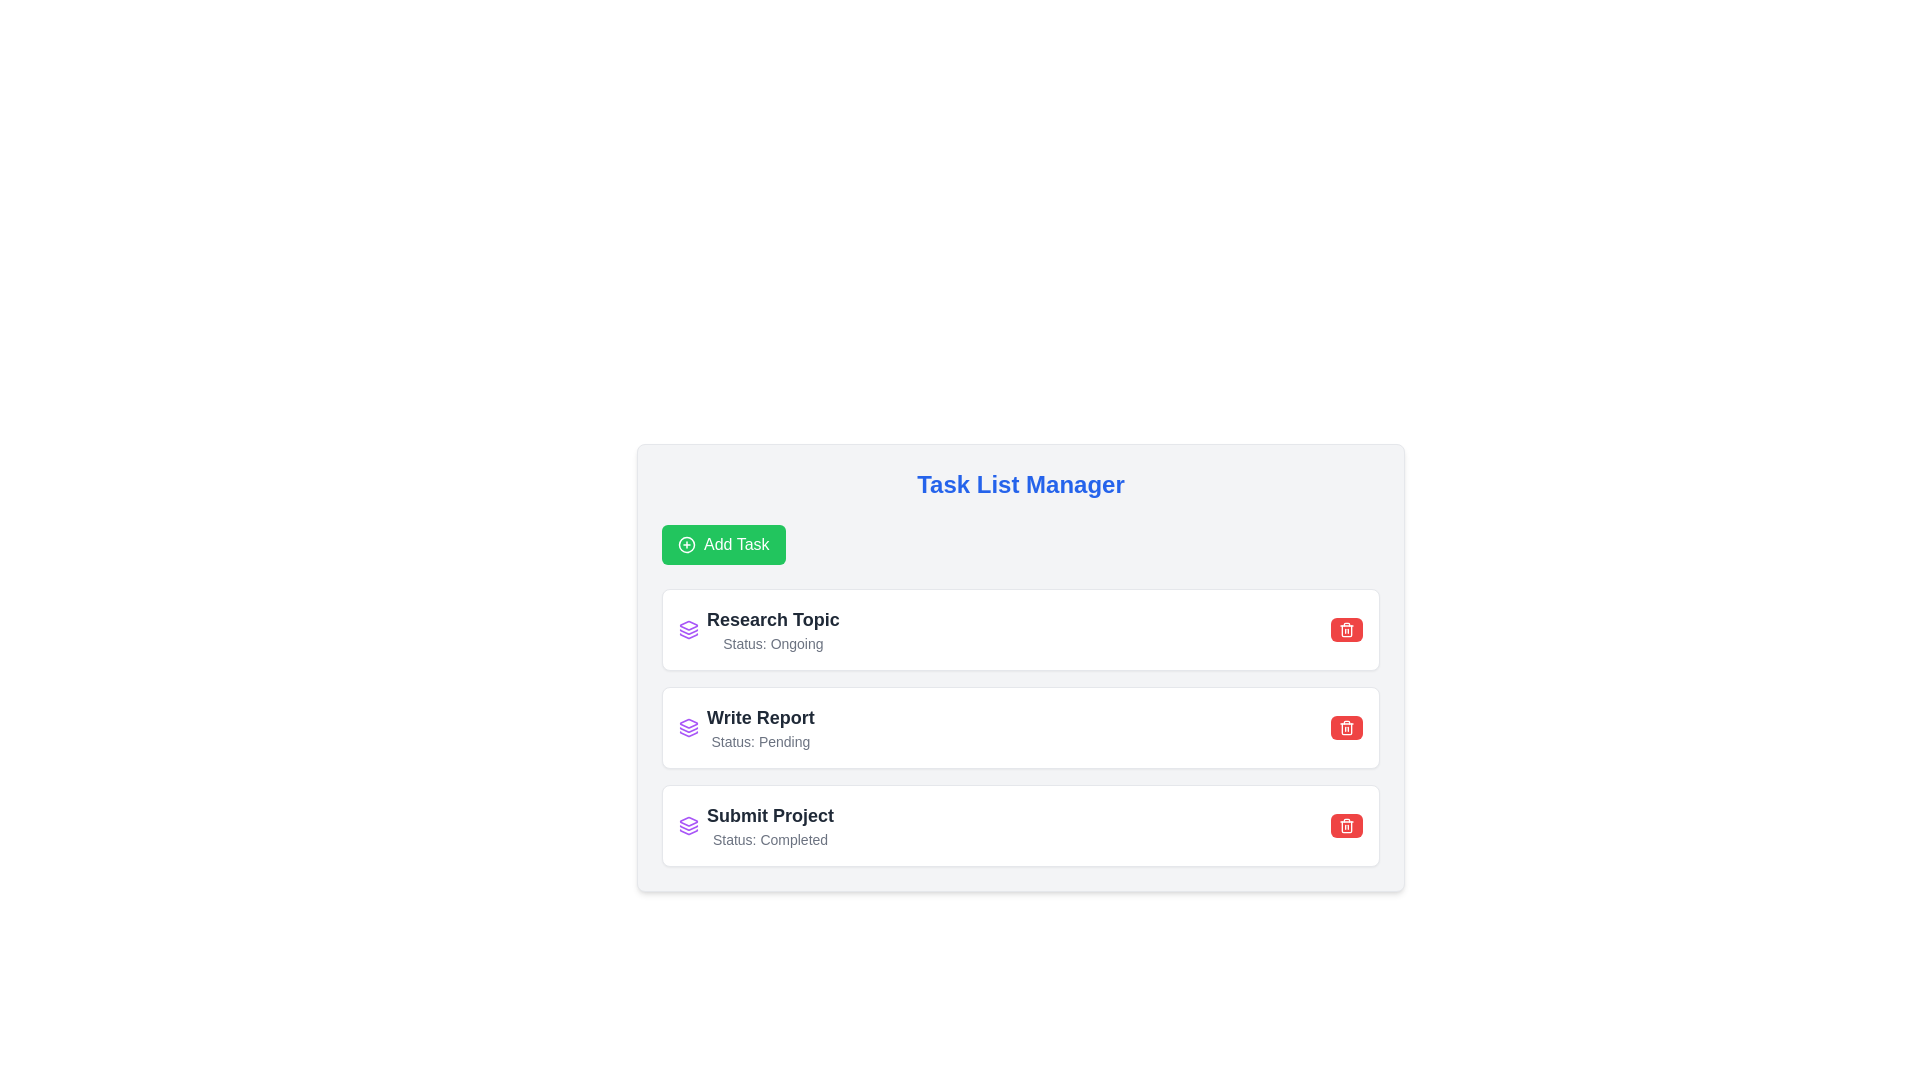 The image size is (1920, 1080). What do you see at coordinates (1347, 728) in the screenshot?
I see `the trash bin icon located within the 'Write Report' section of the task list` at bounding box center [1347, 728].